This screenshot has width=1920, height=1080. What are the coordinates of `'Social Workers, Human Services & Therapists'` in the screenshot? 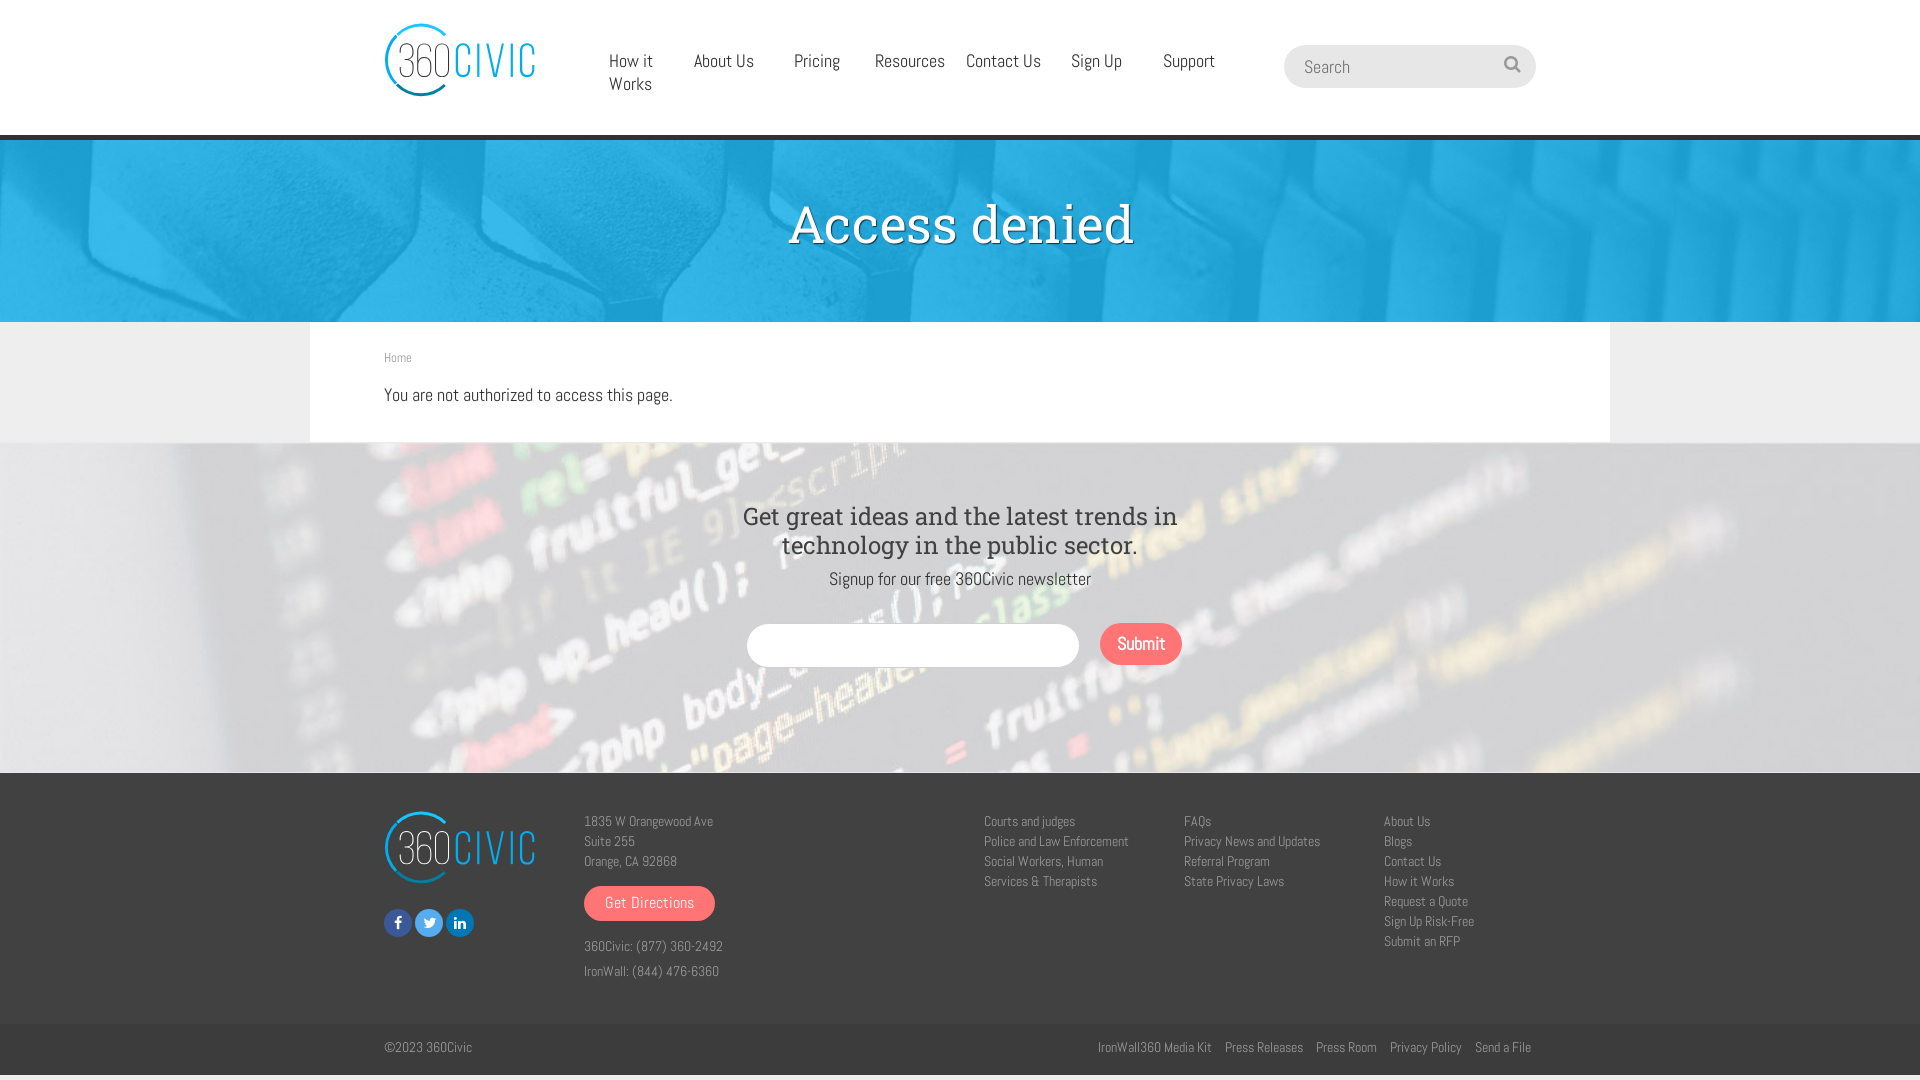 It's located at (1042, 870).